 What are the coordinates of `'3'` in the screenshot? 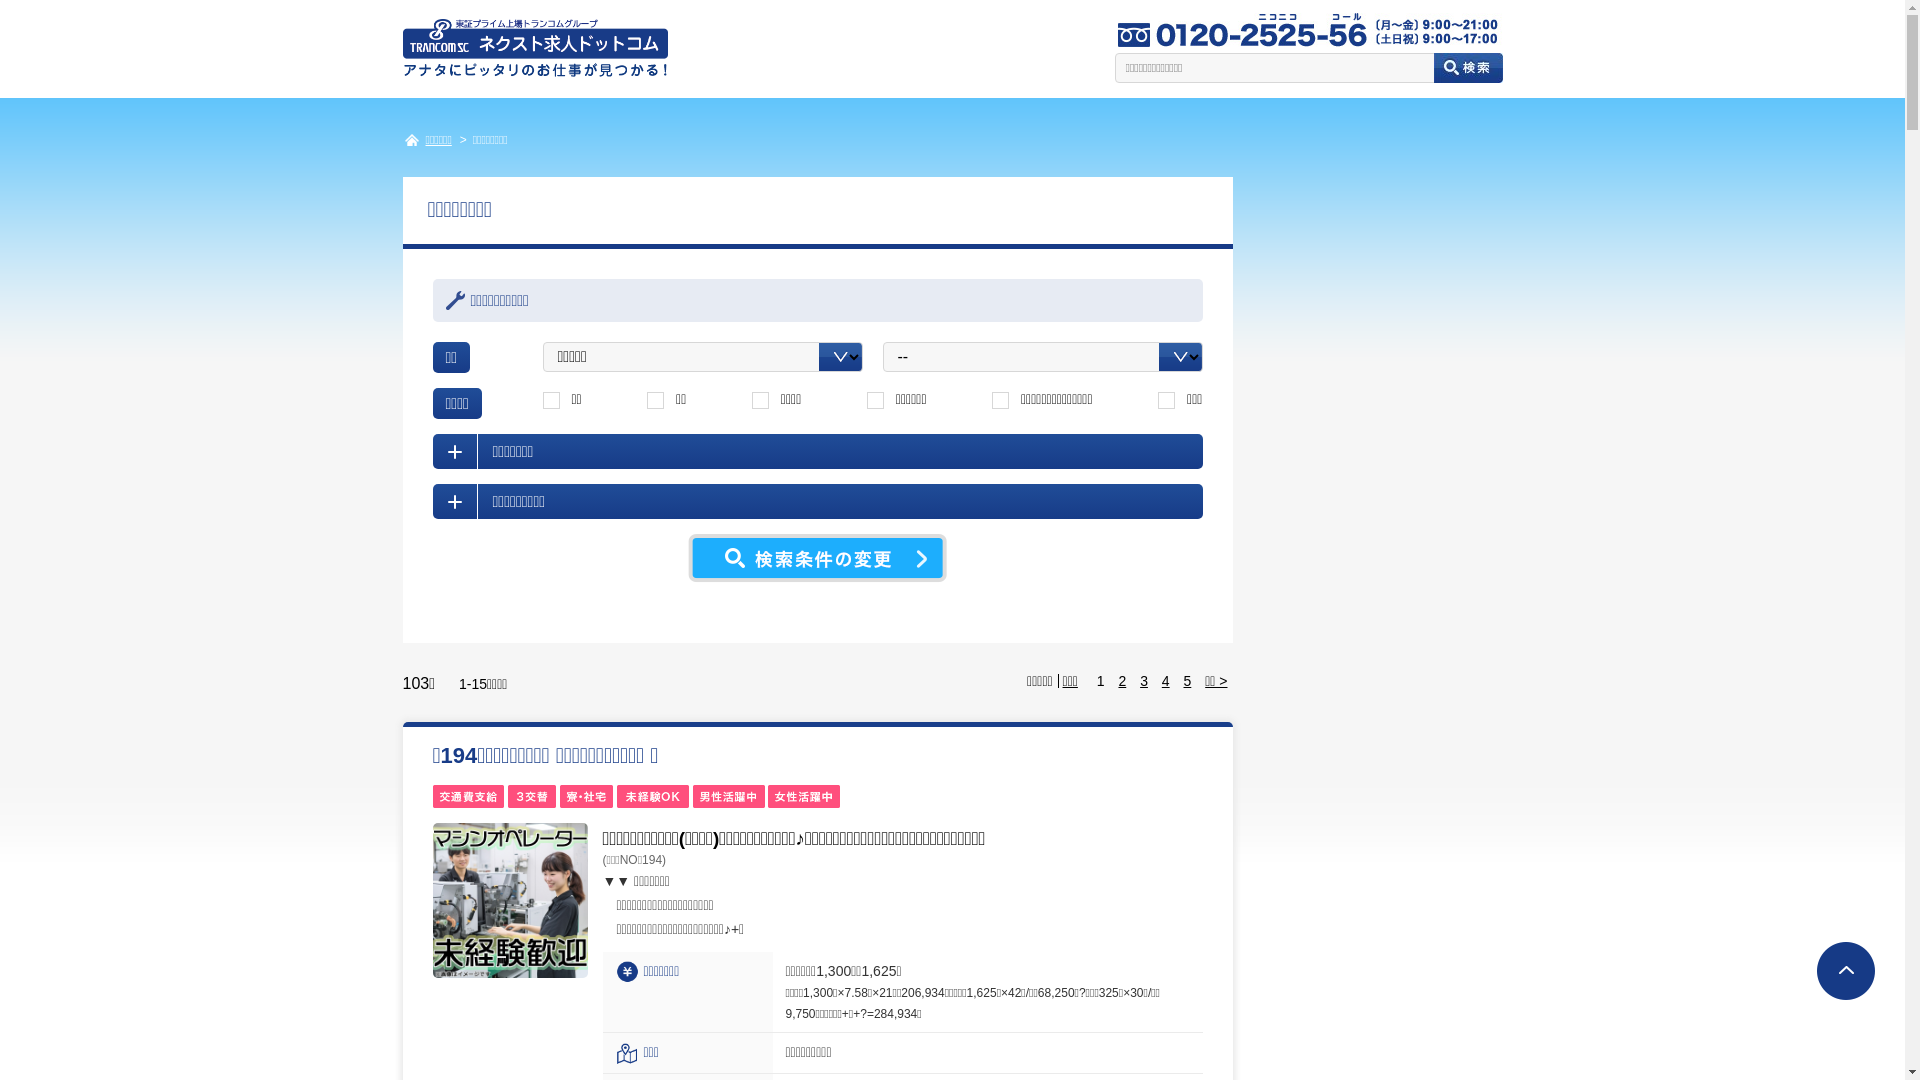 It's located at (1143, 680).